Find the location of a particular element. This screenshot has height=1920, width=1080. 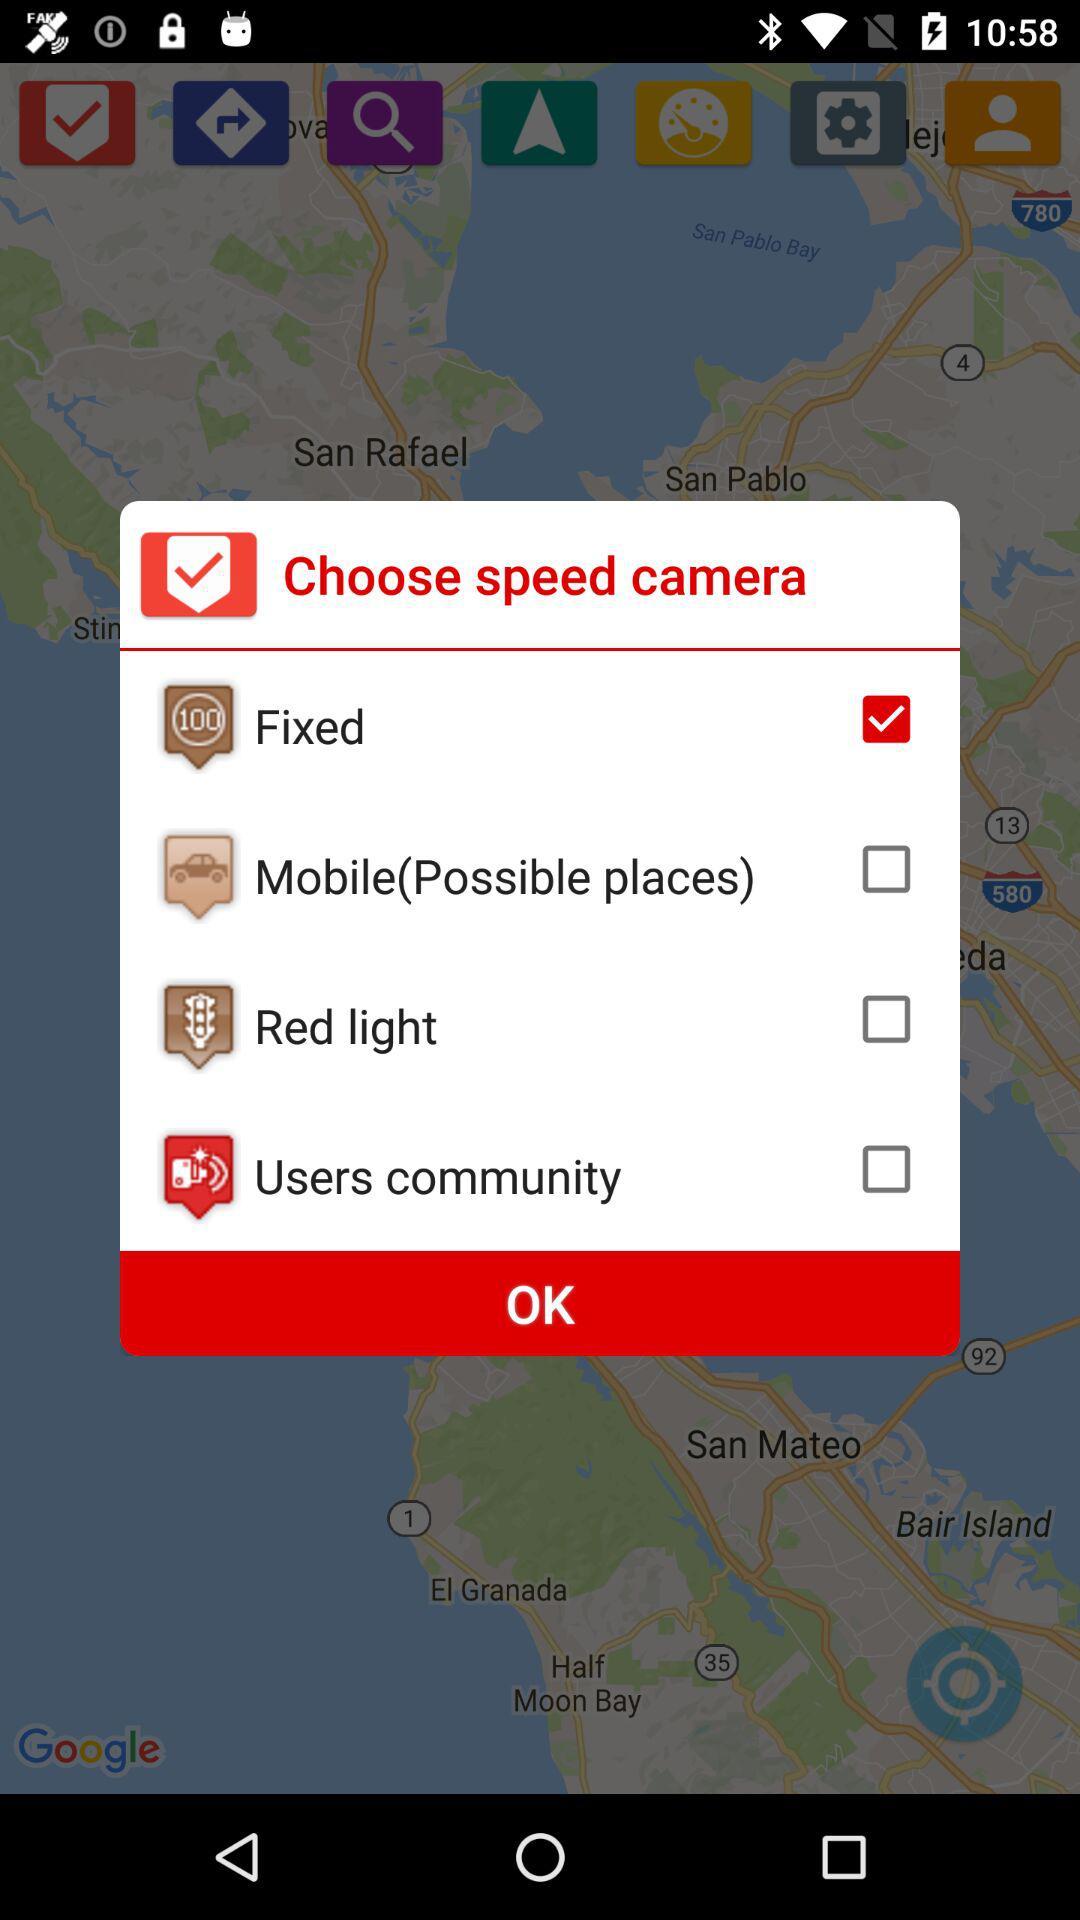

the fixed item is located at coordinates (549, 724).